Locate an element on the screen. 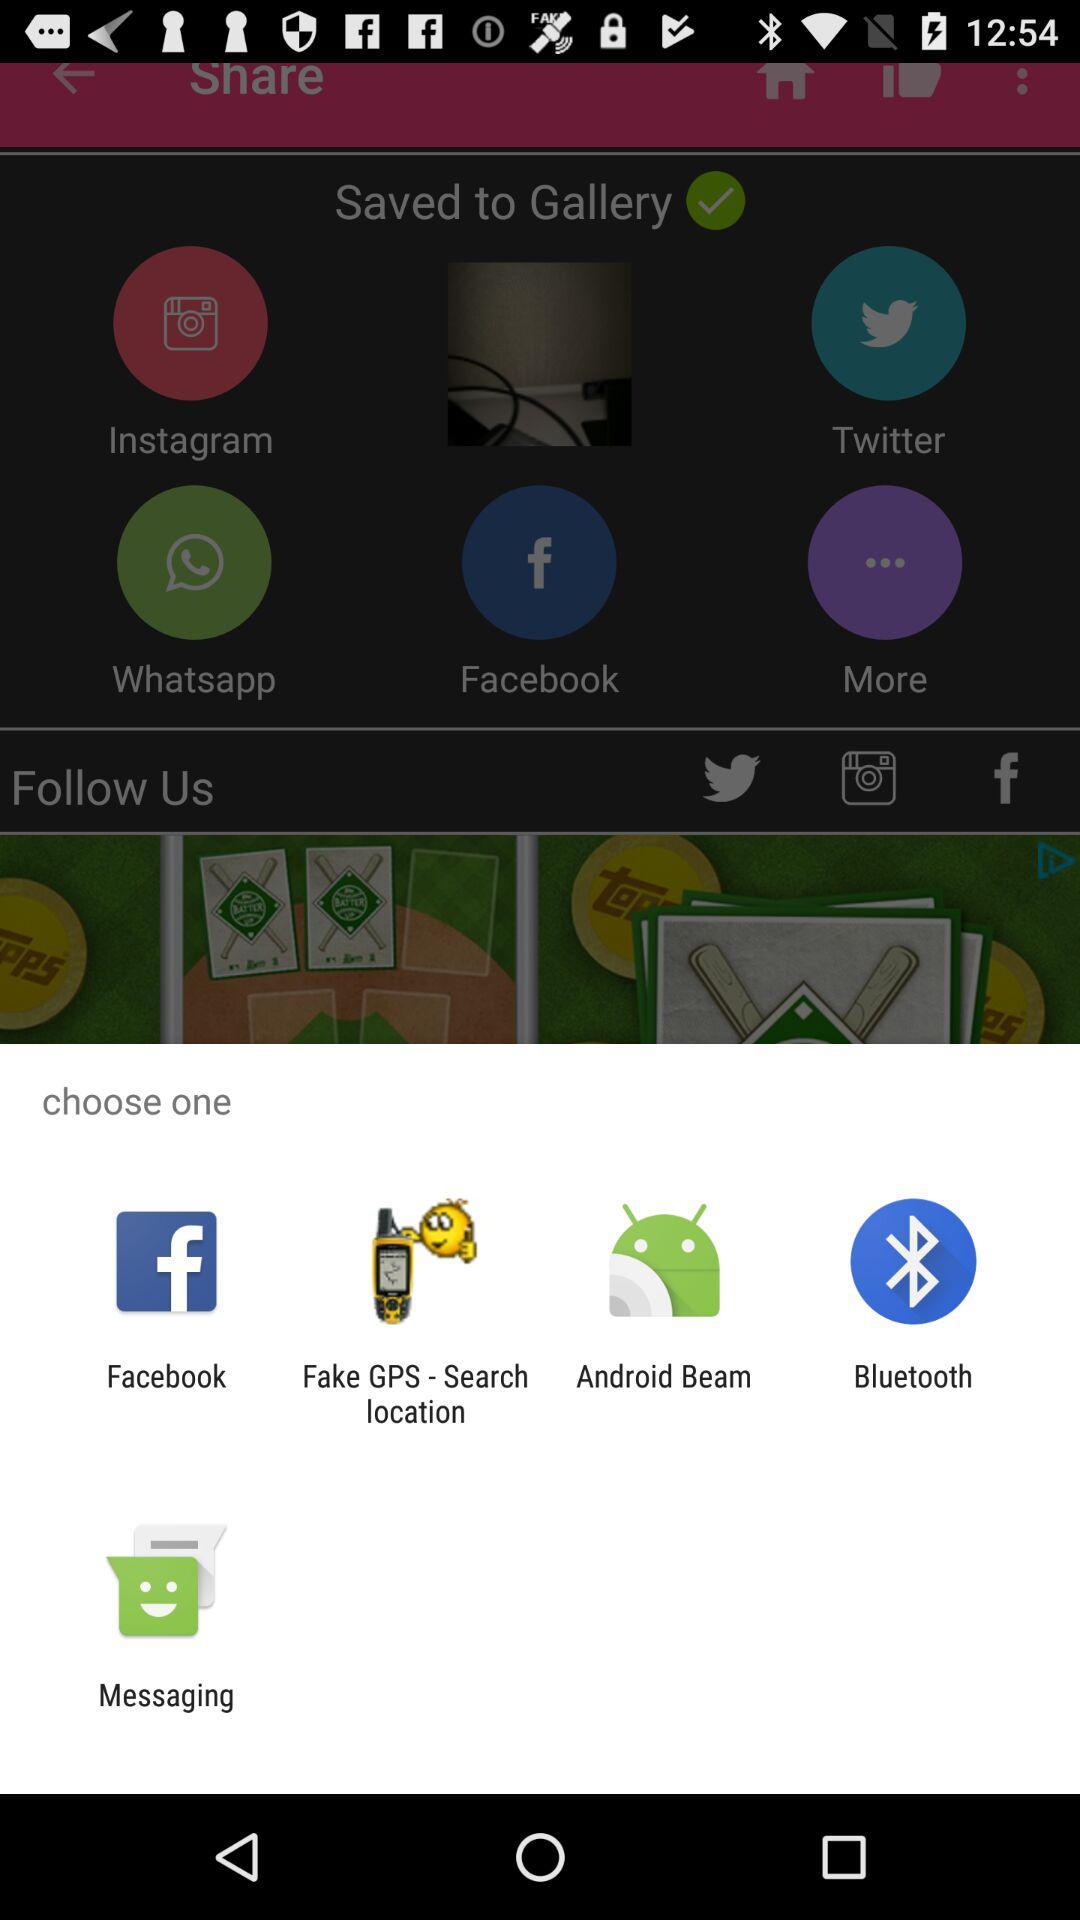  the item at the bottom right corner is located at coordinates (913, 1392).